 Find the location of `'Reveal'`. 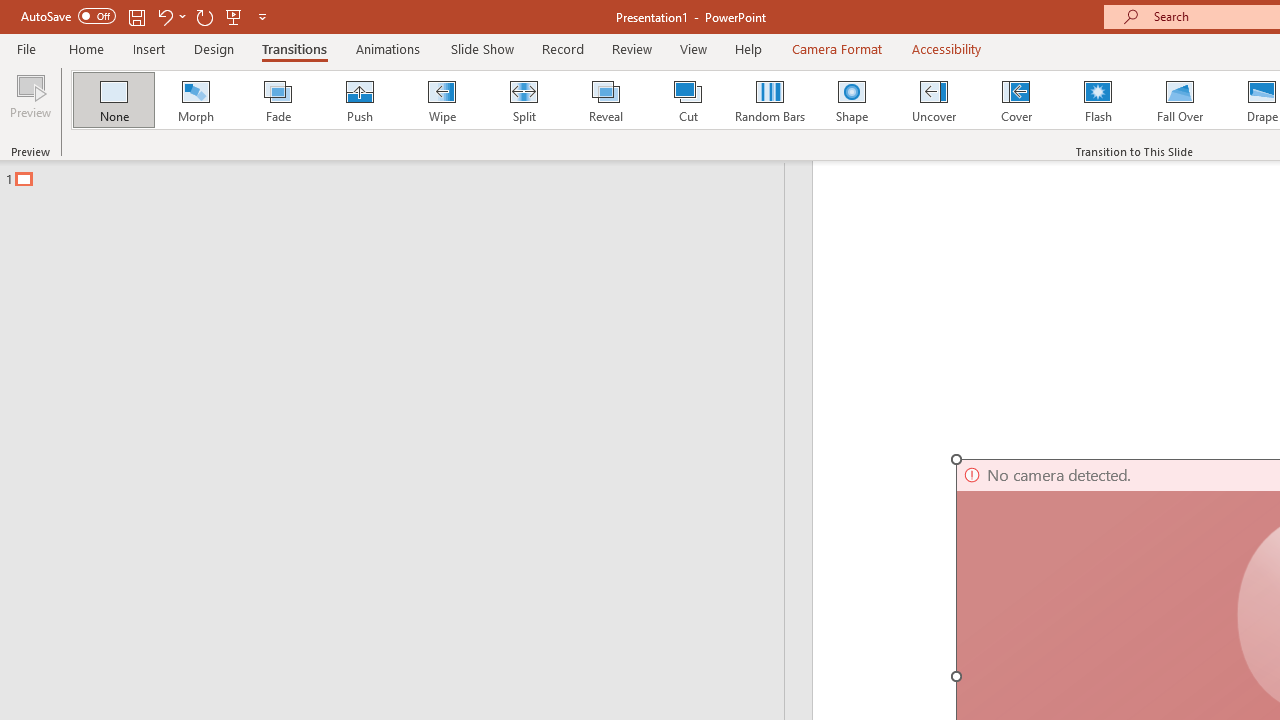

'Reveal' is located at coordinates (604, 100).